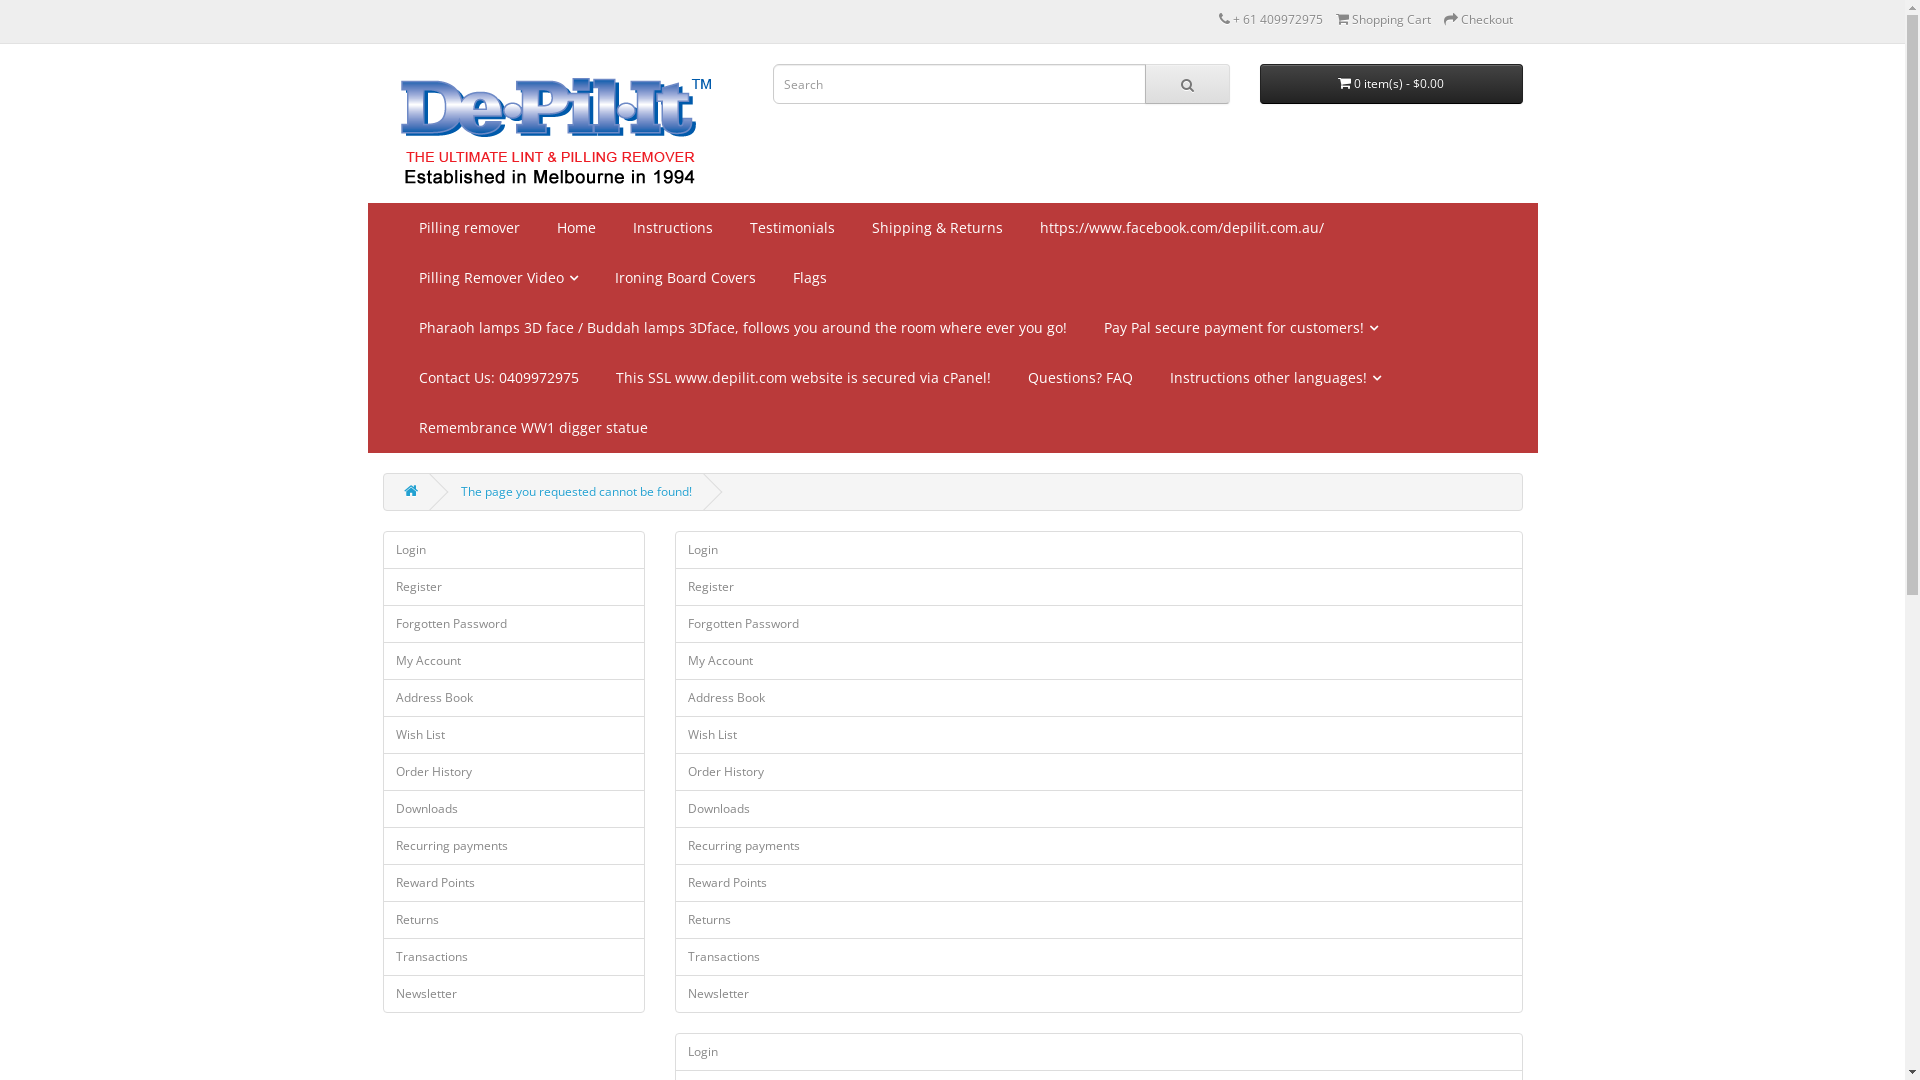  I want to click on 'The page you requested cannot be found!', so click(574, 491).